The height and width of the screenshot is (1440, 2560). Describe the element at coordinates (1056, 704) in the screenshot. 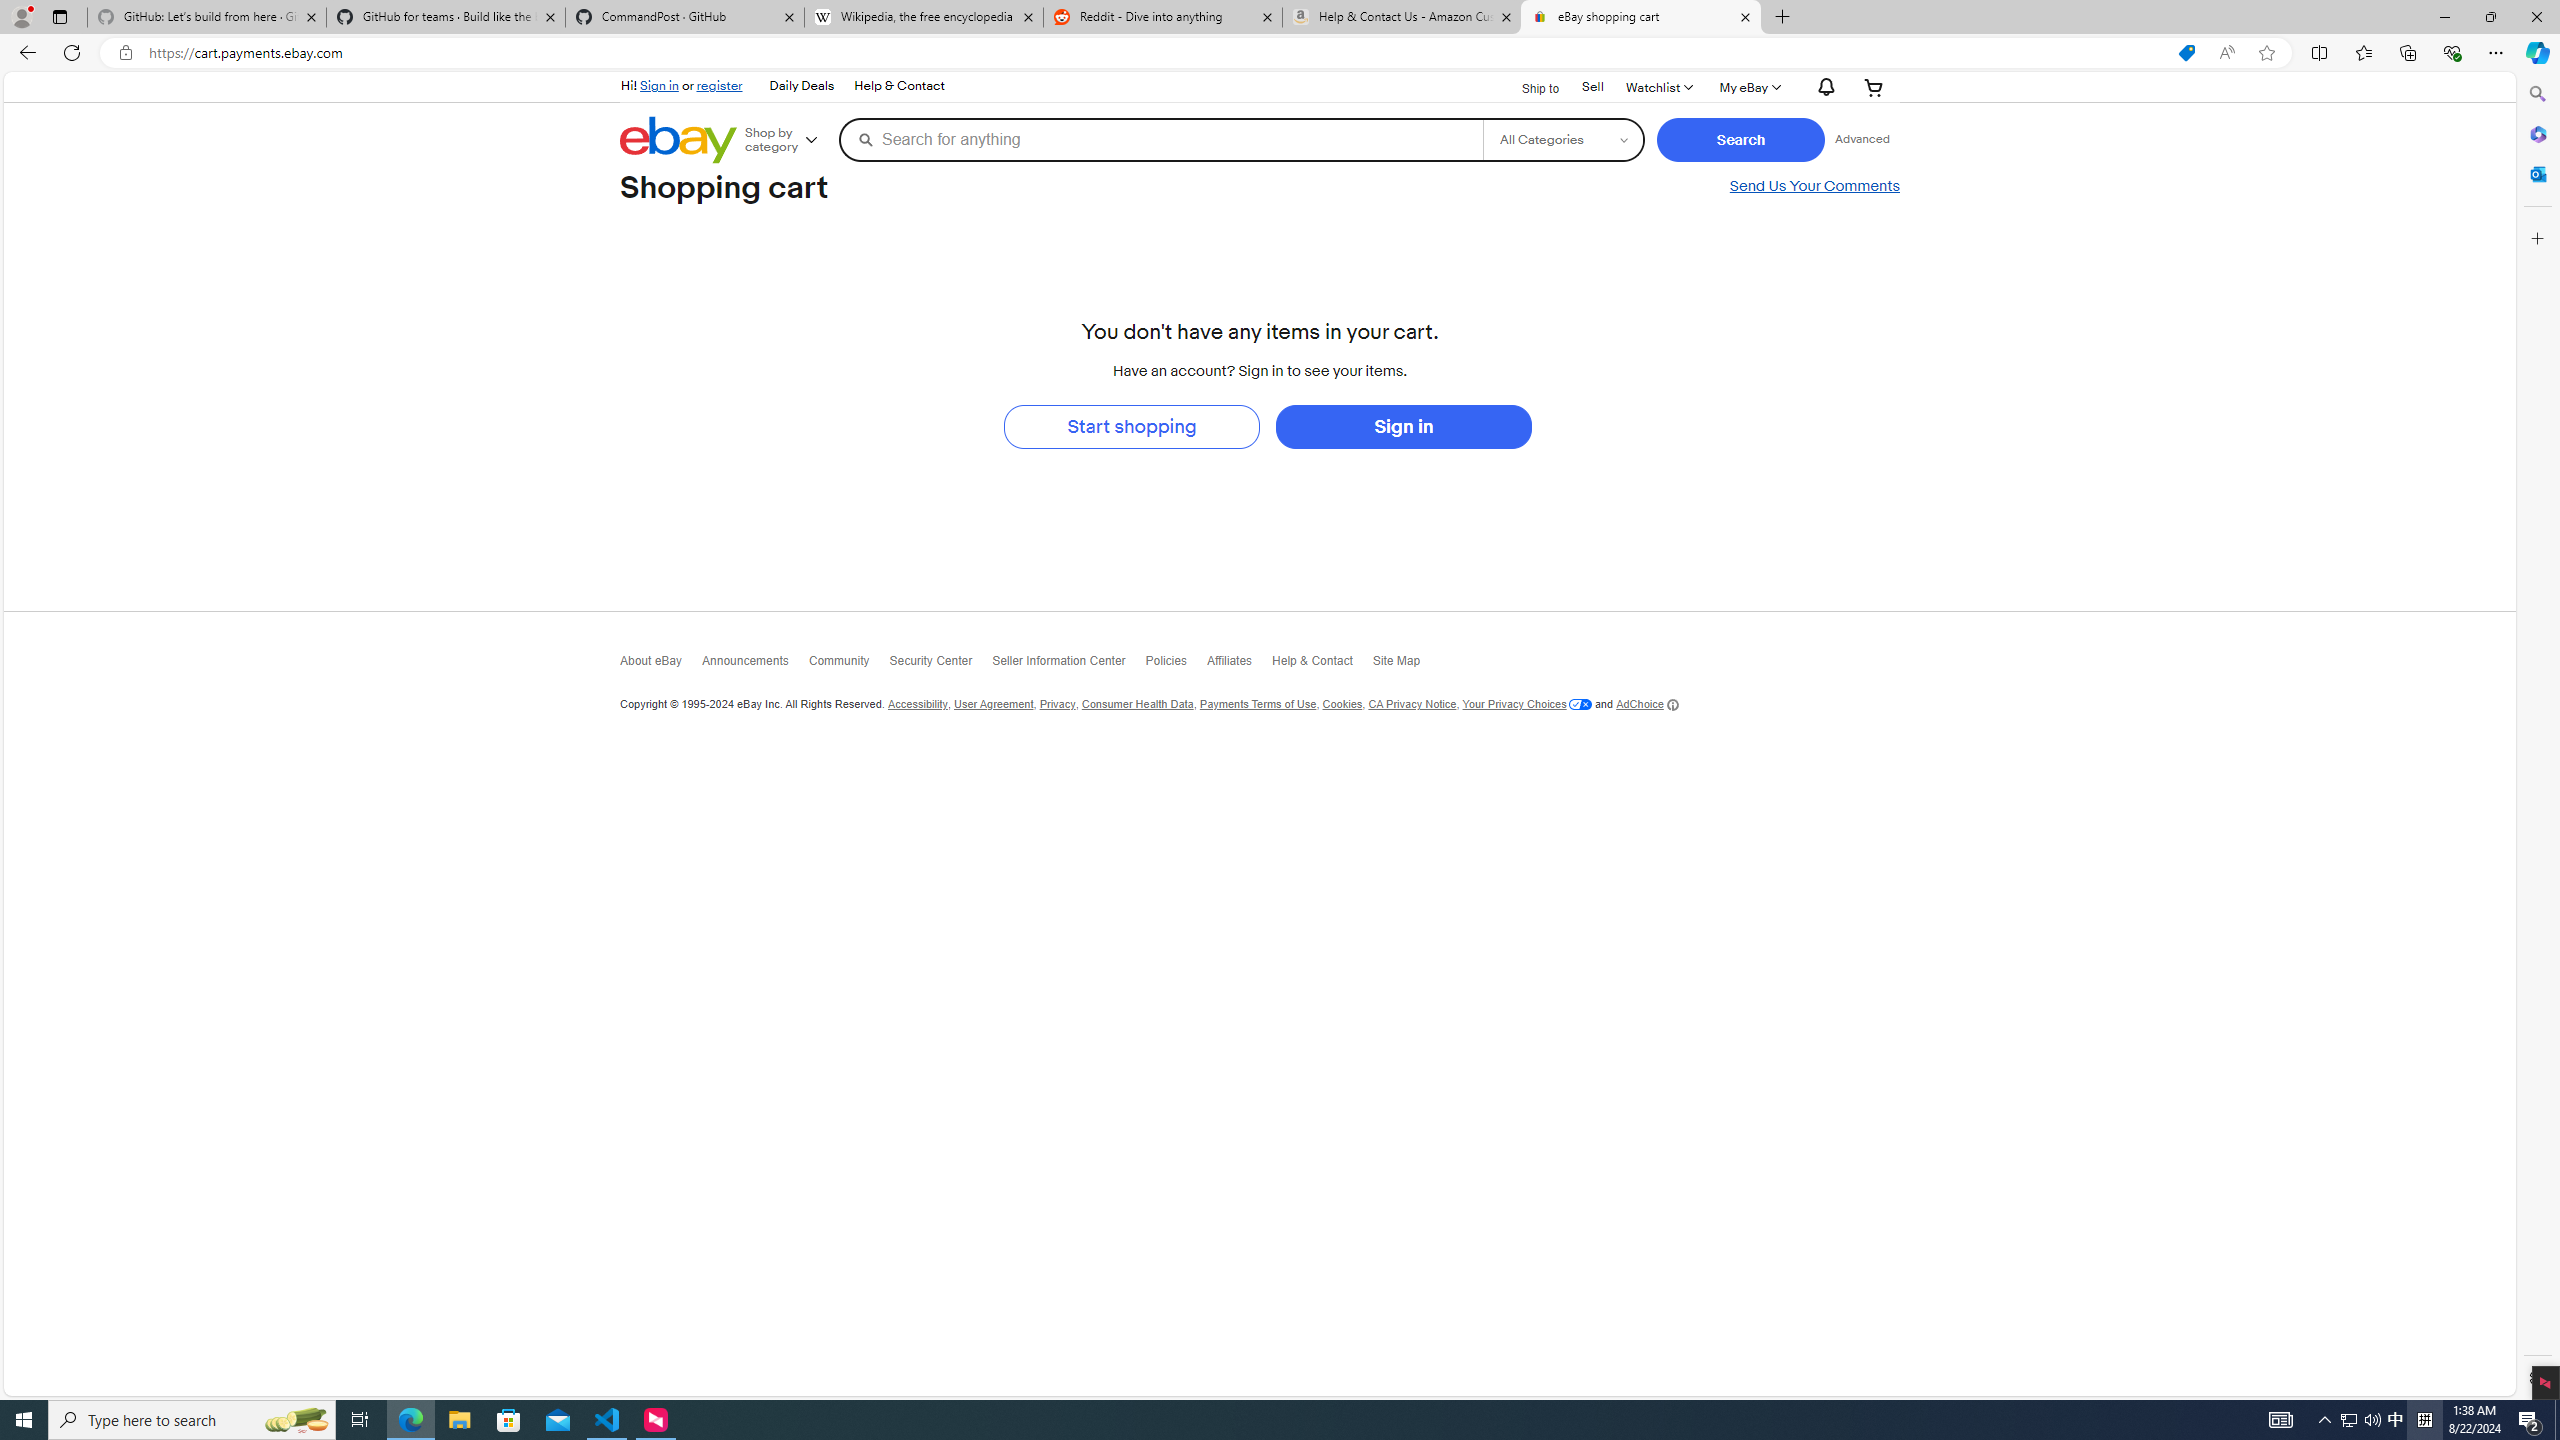

I see `'Privacy'` at that location.